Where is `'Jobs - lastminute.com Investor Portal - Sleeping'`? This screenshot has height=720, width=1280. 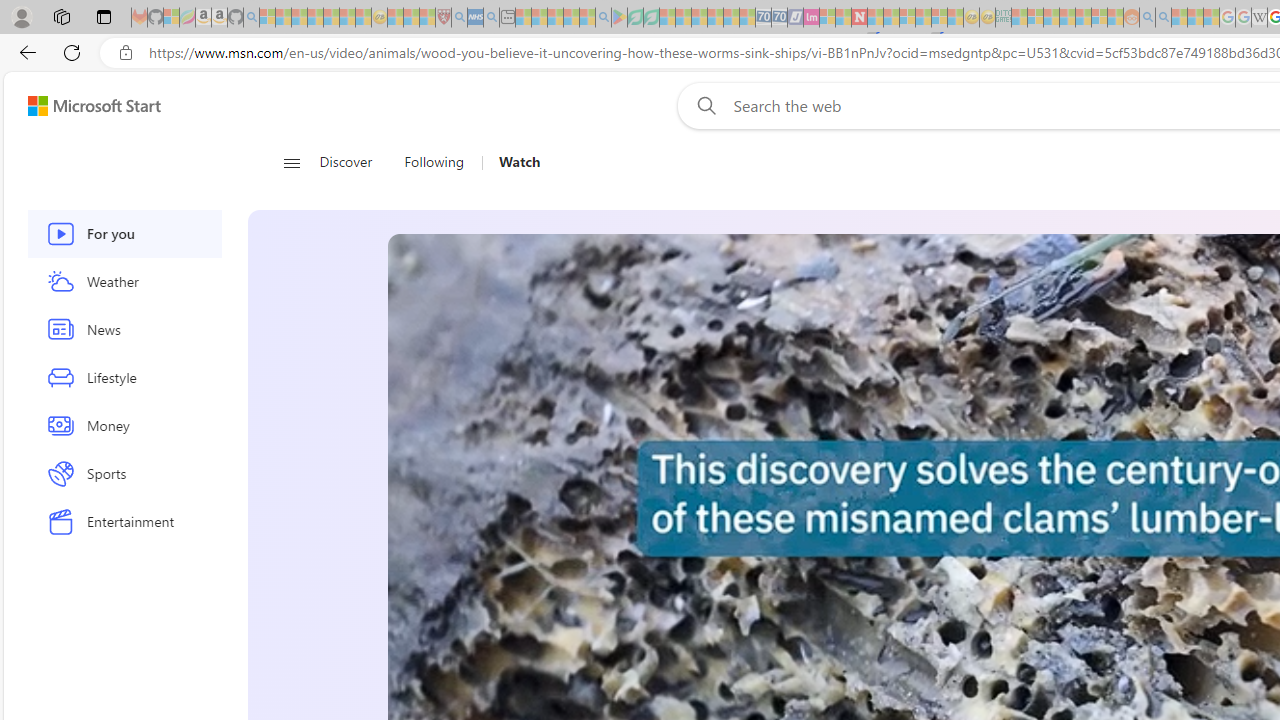 'Jobs - lastminute.com Investor Portal - Sleeping' is located at coordinates (811, 17).